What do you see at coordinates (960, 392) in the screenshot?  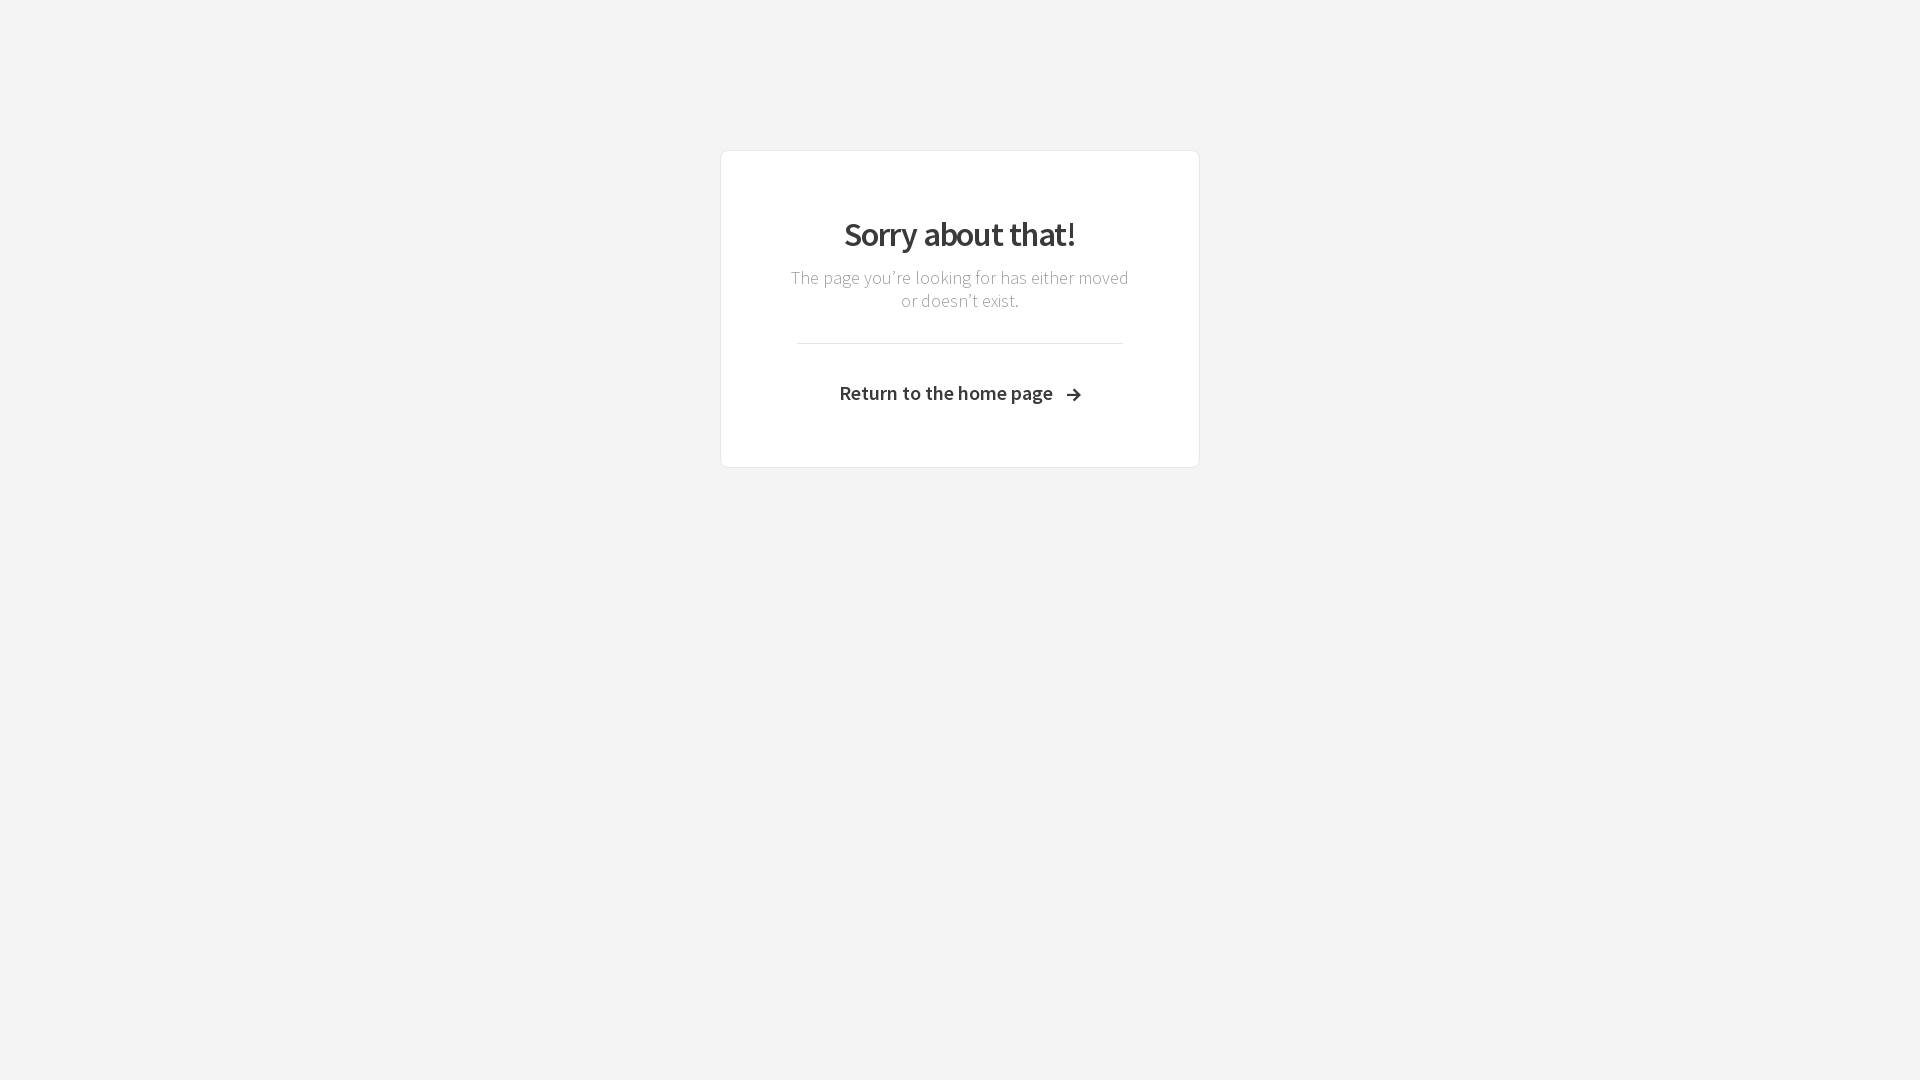 I see `'Return to the home page'` at bounding box center [960, 392].